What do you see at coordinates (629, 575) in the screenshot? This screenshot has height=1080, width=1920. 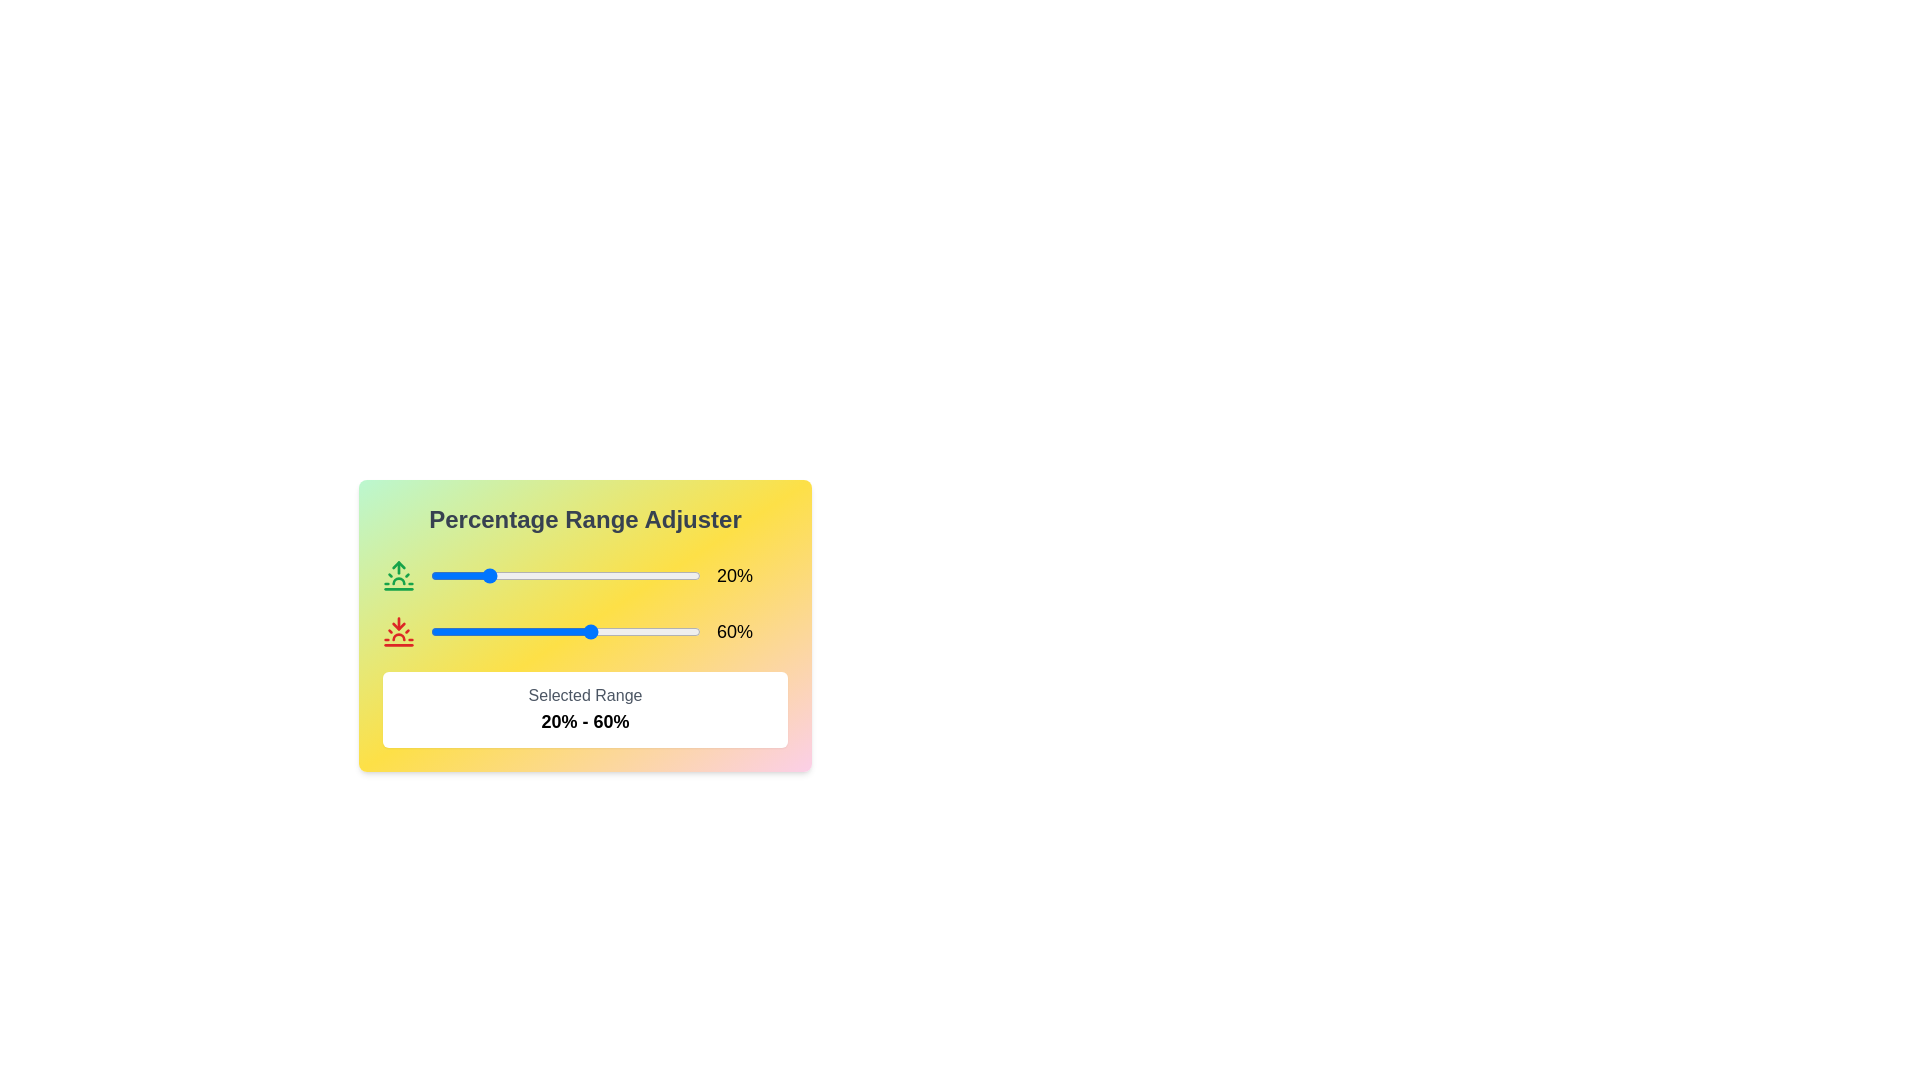 I see `the slider` at bounding box center [629, 575].